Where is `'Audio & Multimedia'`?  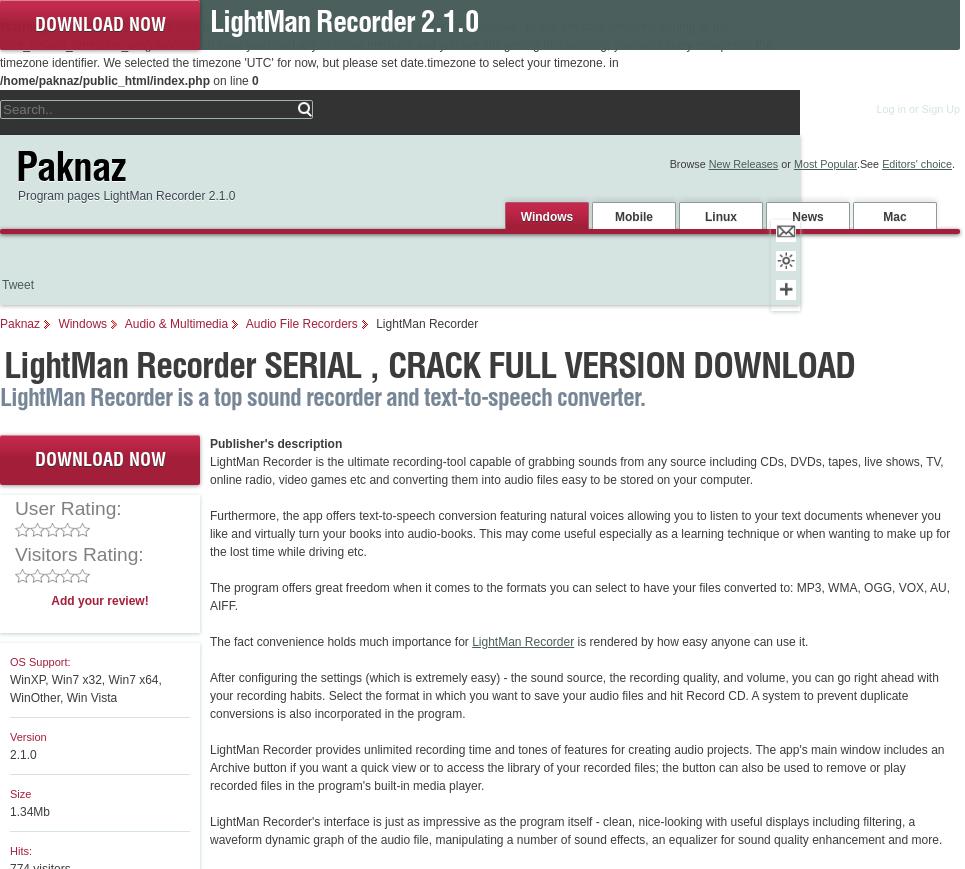
'Audio & Multimedia' is located at coordinates (124, 322).